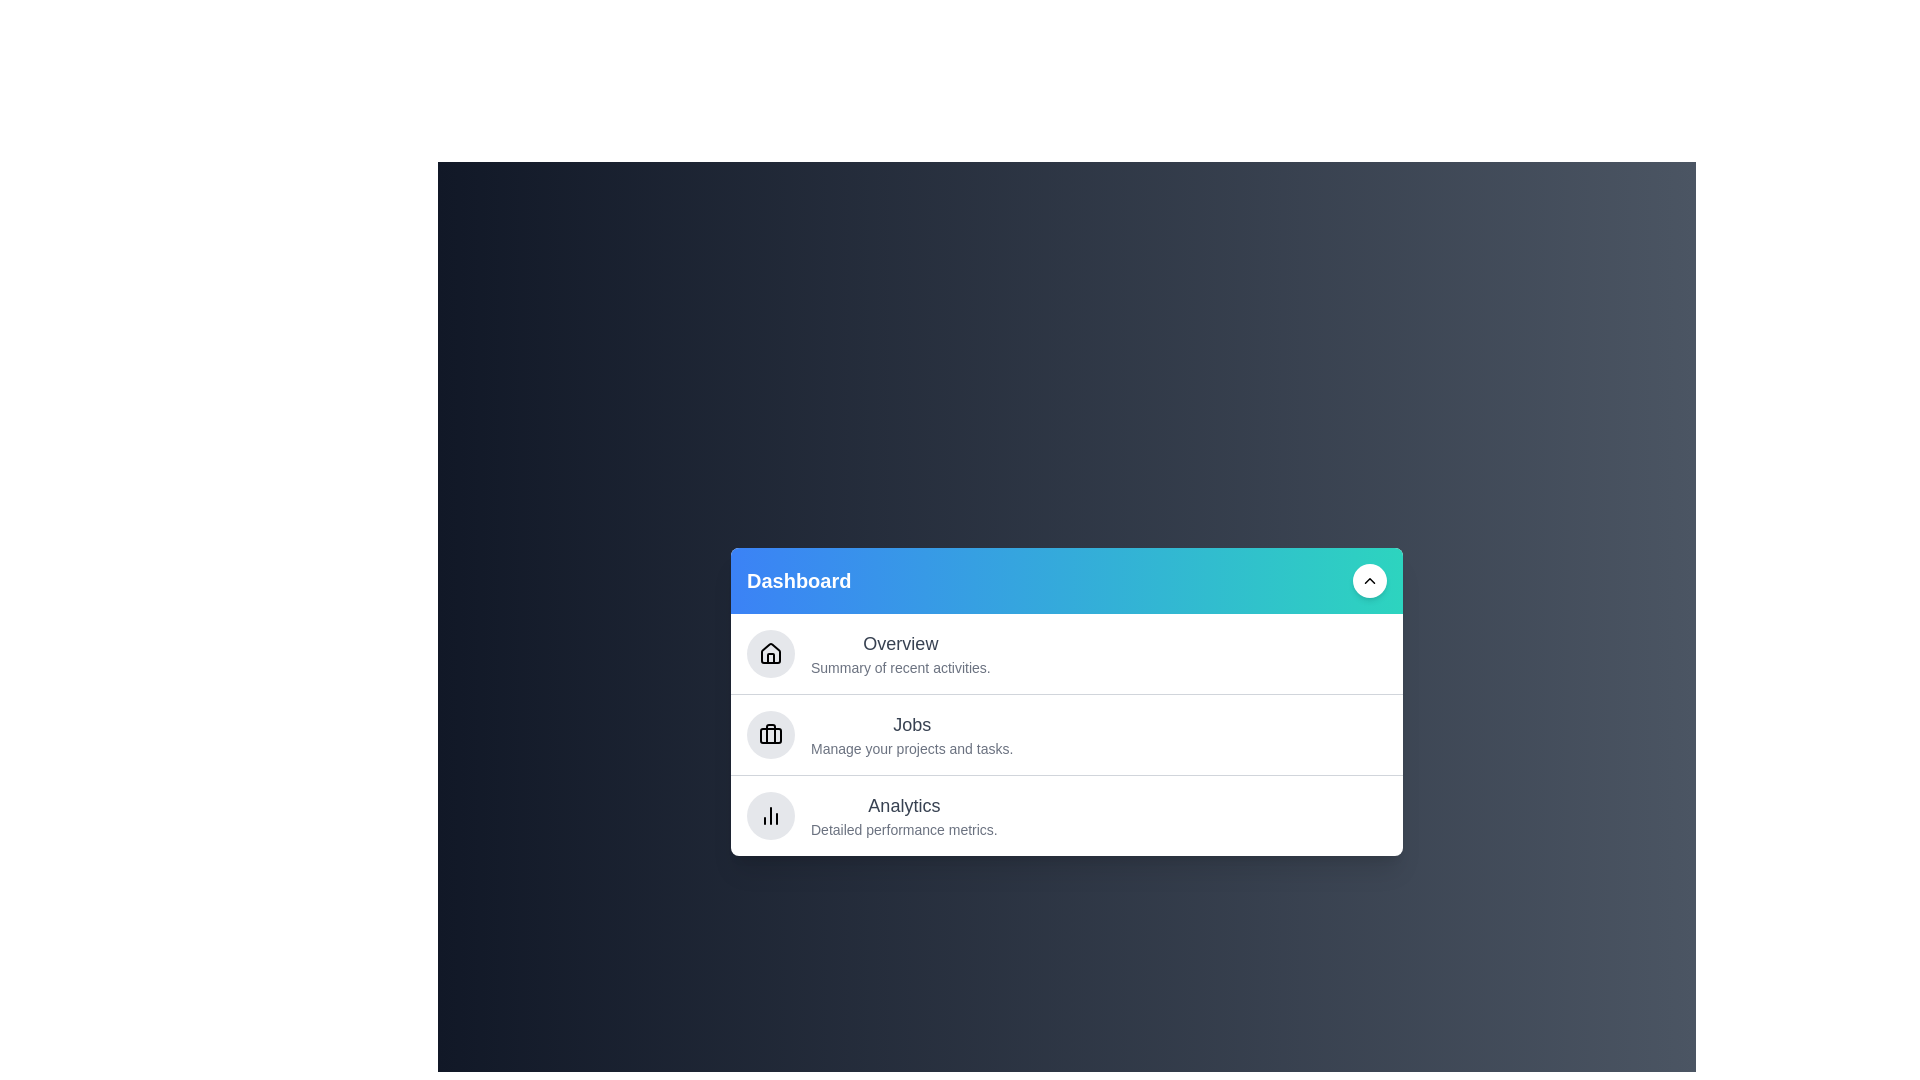  Describe the element at coordinates (1065, 815) in the screenshot. I see `the section Analytics in the dashboard` at that location.